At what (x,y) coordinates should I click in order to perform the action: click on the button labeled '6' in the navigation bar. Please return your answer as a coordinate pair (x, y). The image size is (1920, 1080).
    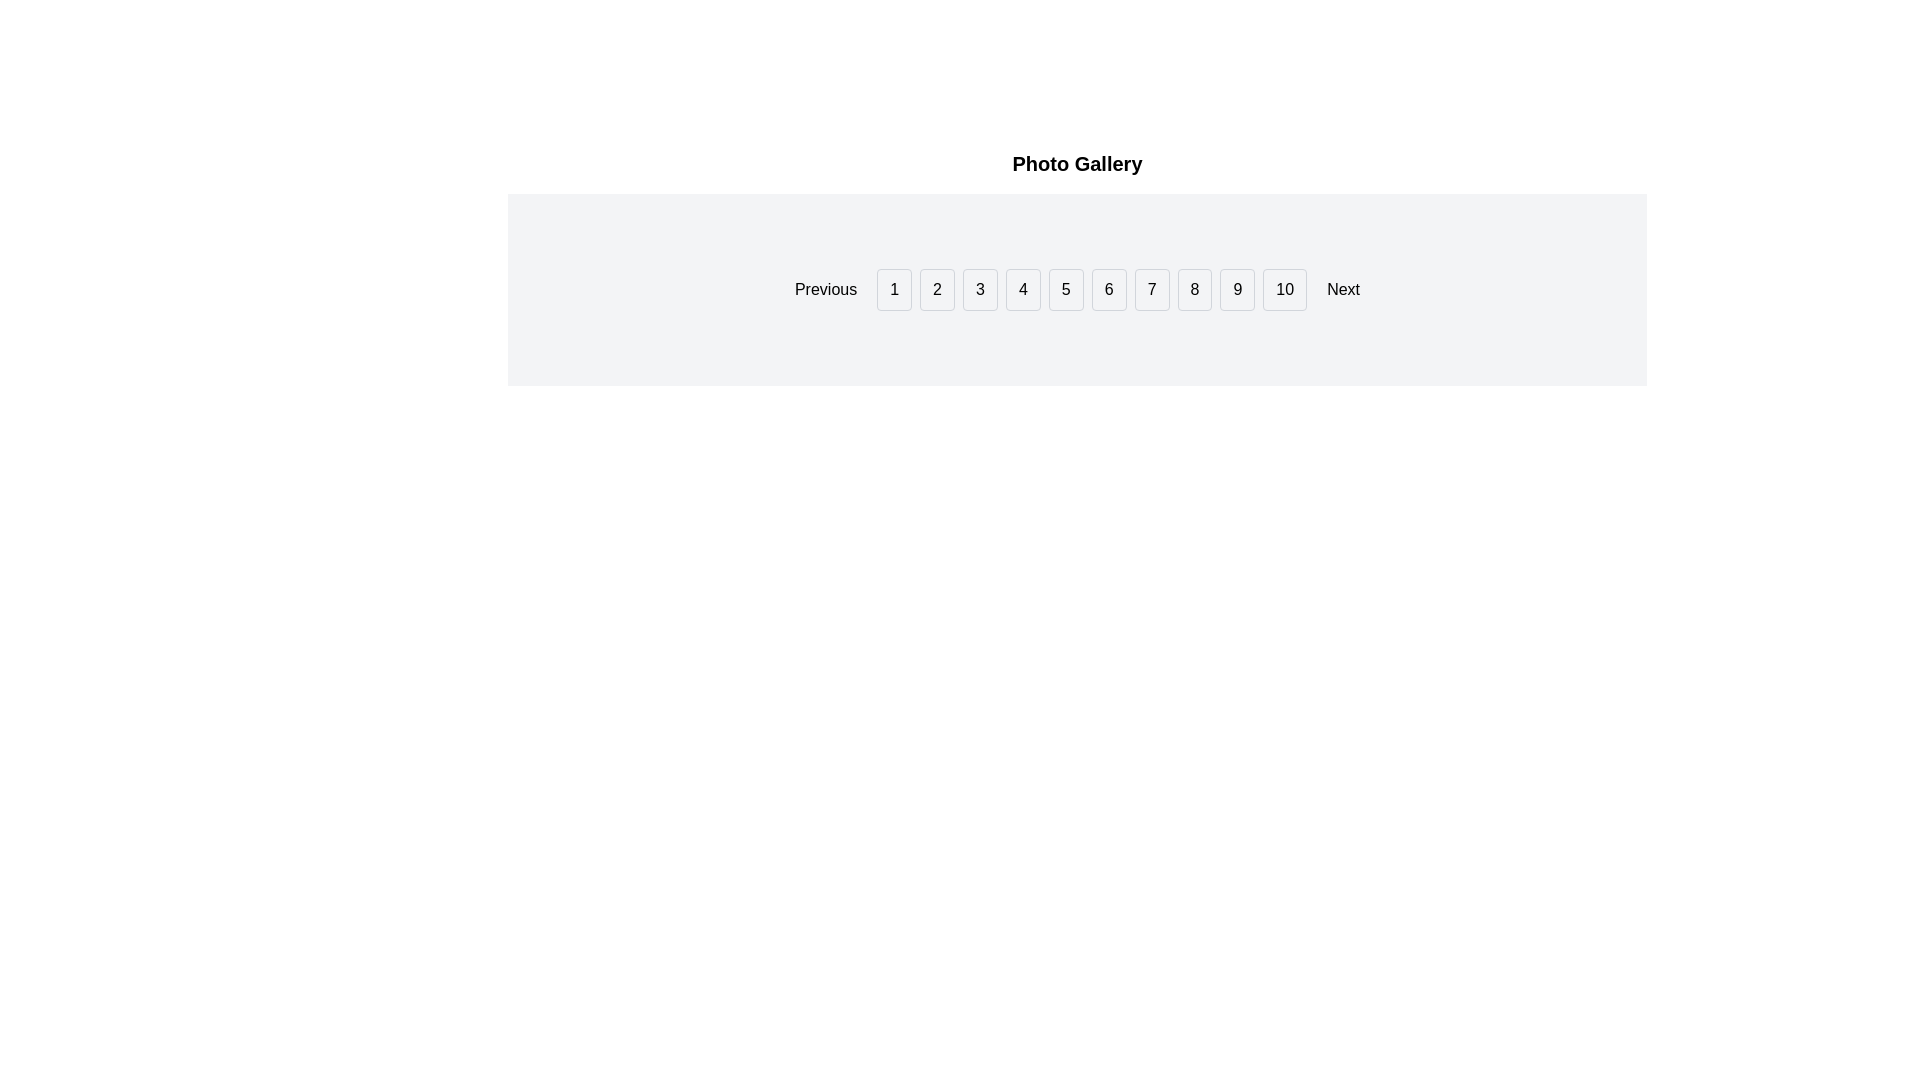
    Looking at the image, I should click on (1108, 289).